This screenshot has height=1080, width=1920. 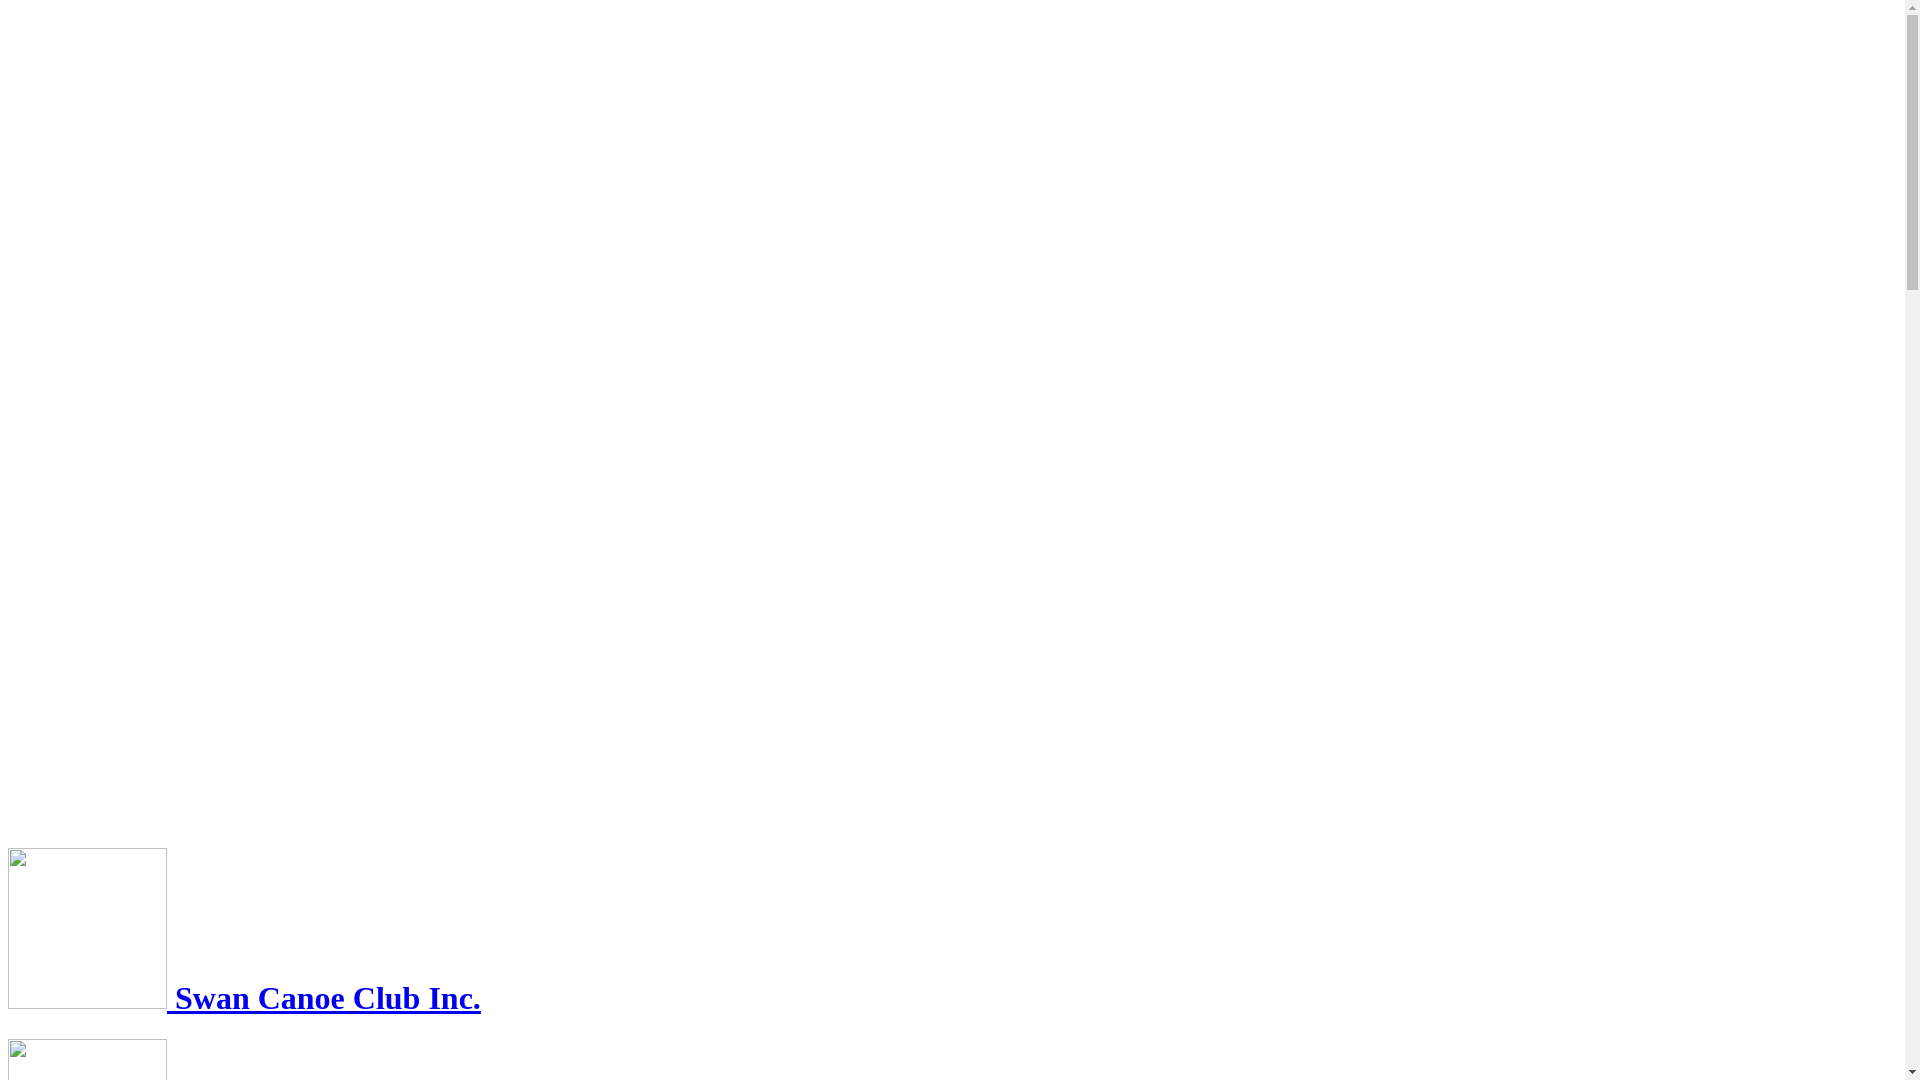 What do you see at coordinates (243, 998) in the screenshot?
I see `'Swan Canoe Club Inc.'` at bounding box center [243, 998].